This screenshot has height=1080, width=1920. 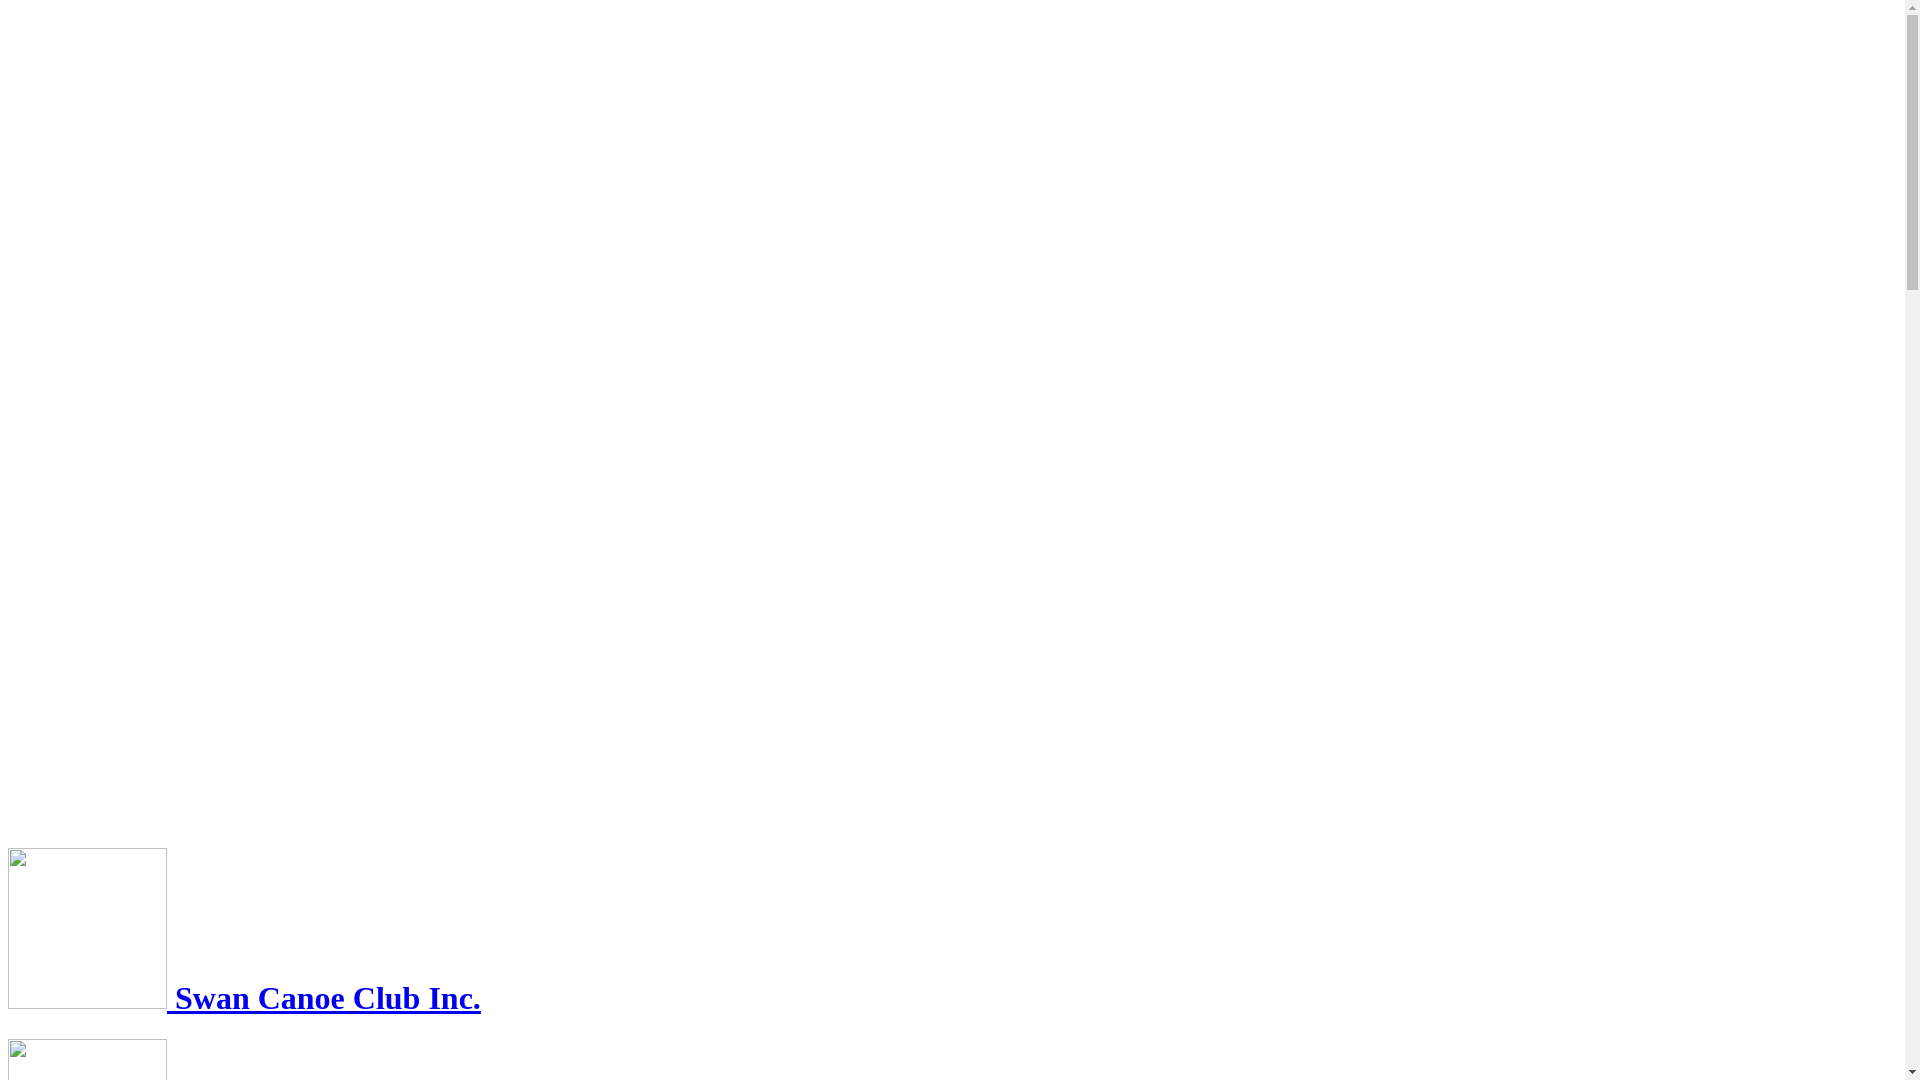 What do you see at coordinates (243, 998) in the screenshot?
I see `'Swan Canoe Club Inc.'` at bounding box center [243, 998].